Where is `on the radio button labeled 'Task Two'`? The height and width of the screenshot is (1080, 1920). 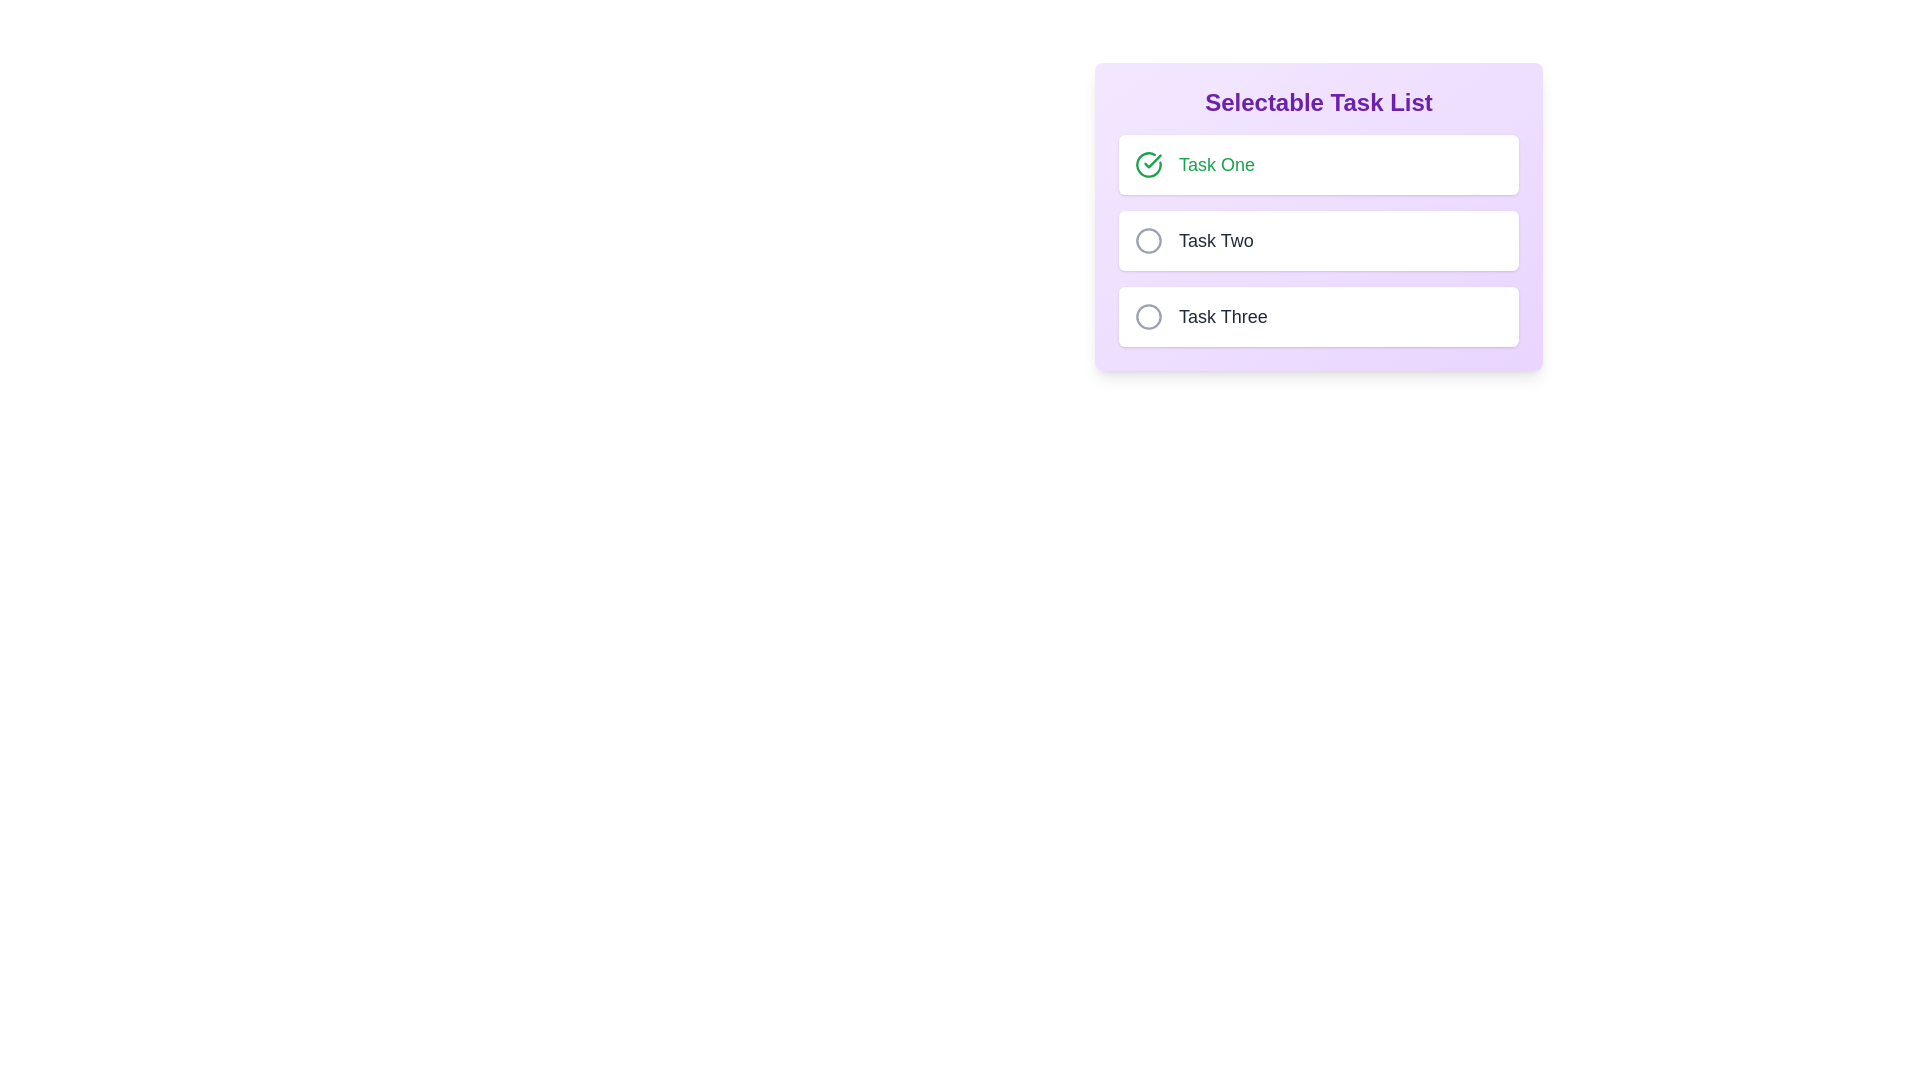
on the radio button labeled 'Task Two' is located at coordinates (1148, 239).